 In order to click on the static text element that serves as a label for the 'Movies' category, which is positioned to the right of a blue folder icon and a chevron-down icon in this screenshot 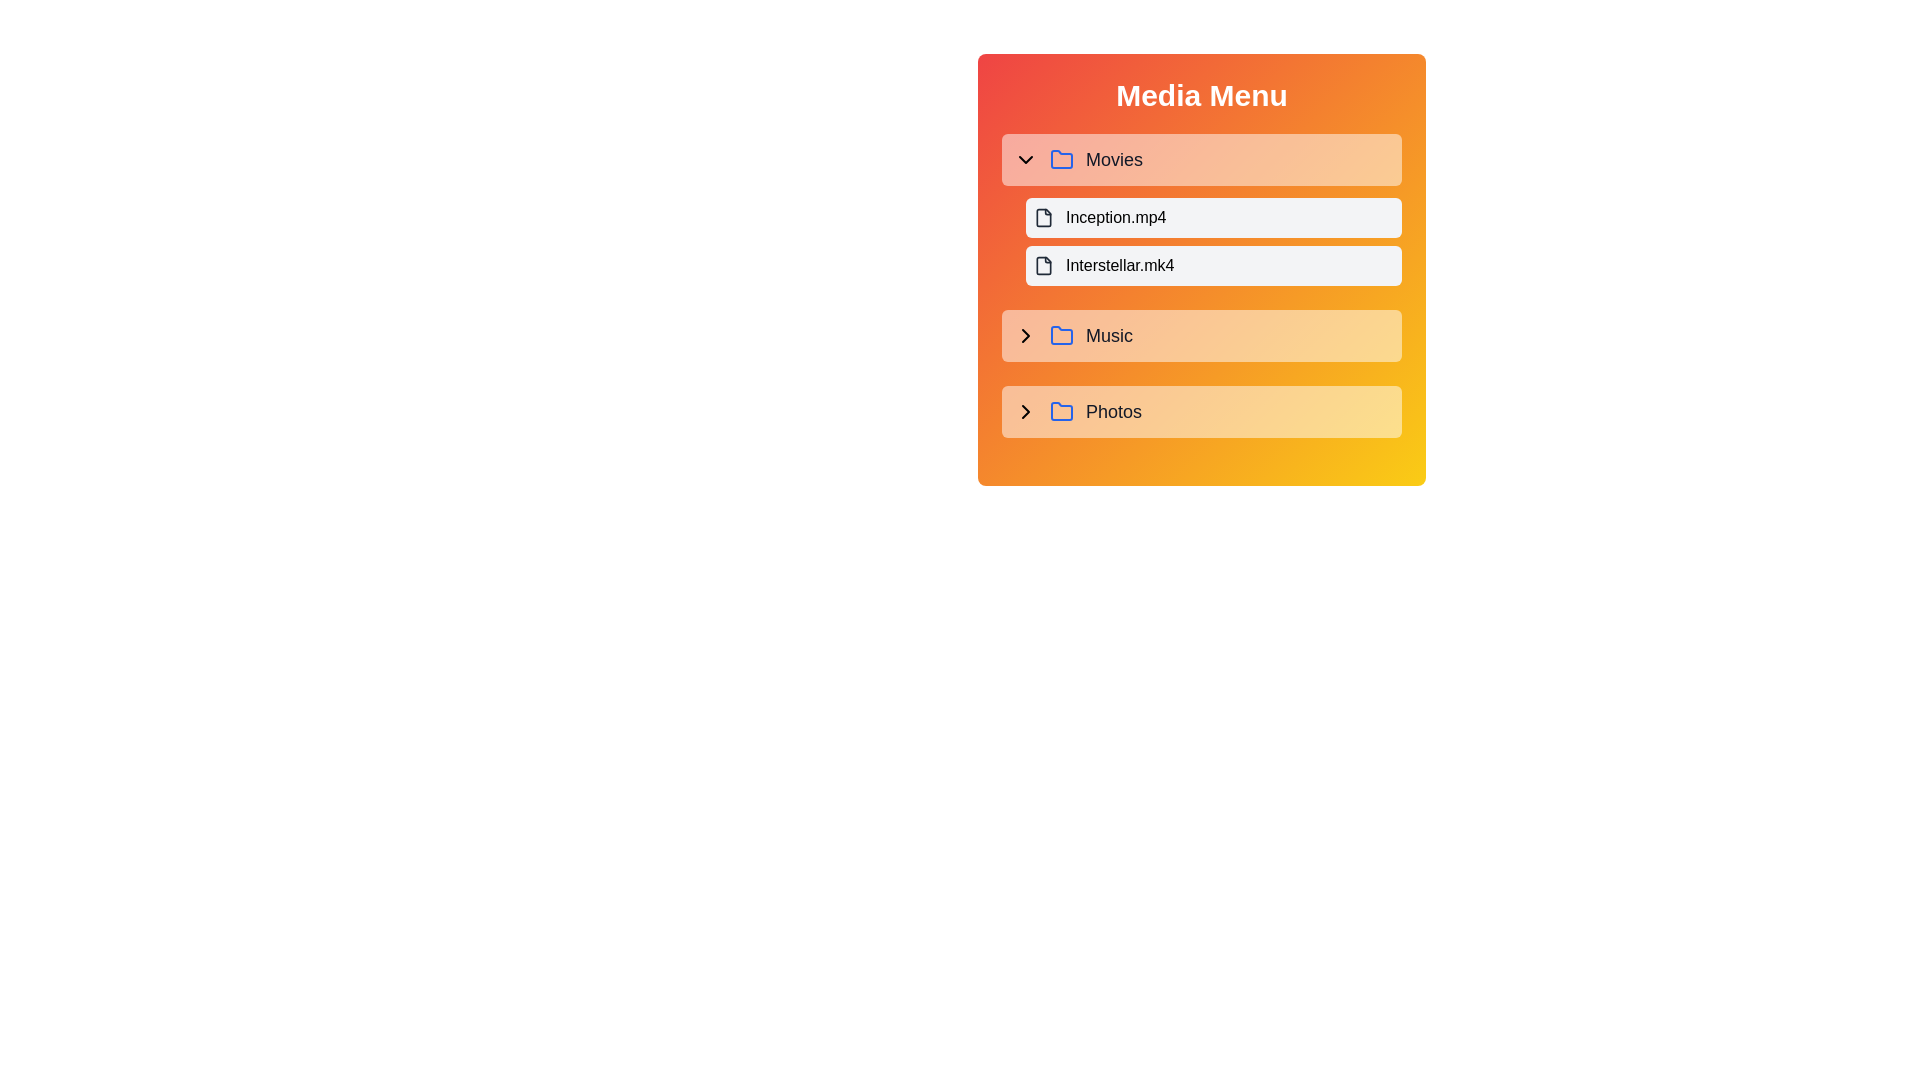, I will do `click(1113, 158)`.